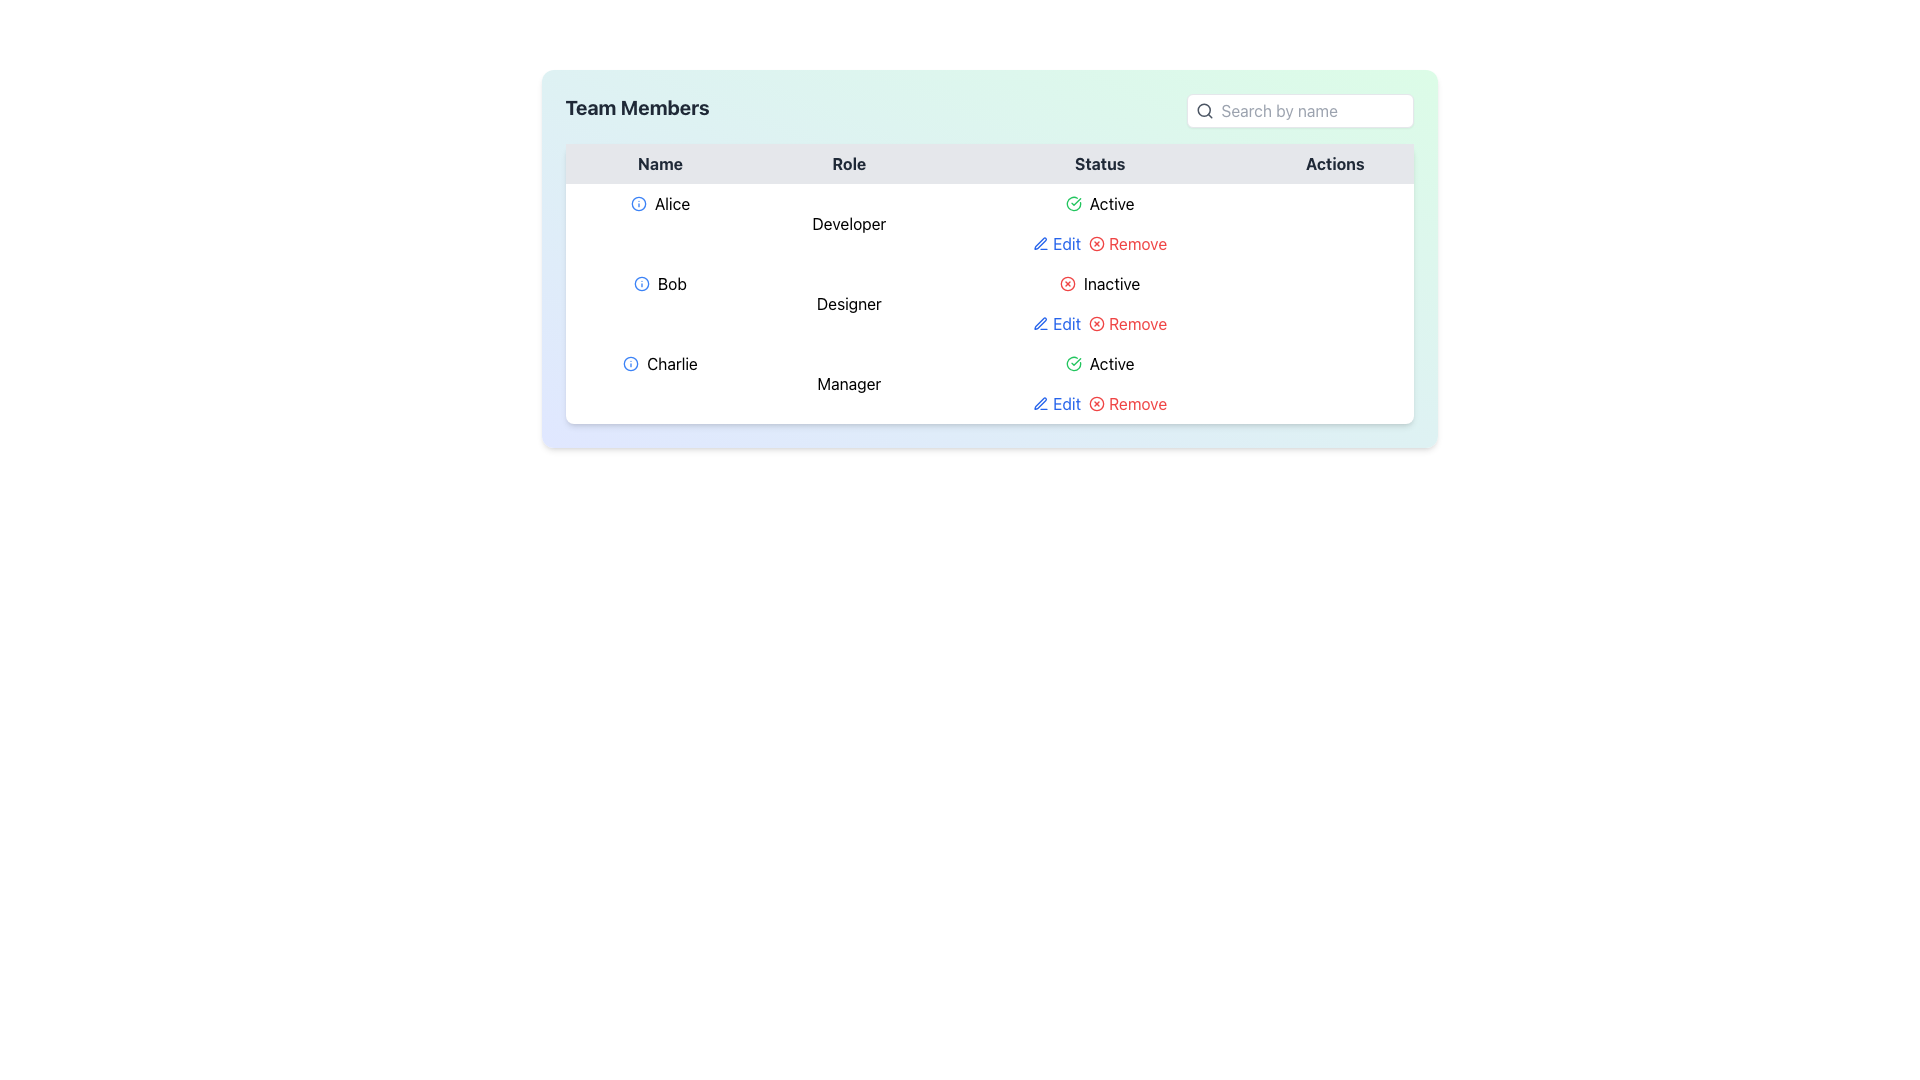 This screenshot has width=1920, height=1080. Describe the element at coordinates (1056, 242) in the screenshot. I see `the 'Edit' button text, which is styled with a blue color and has an underlined effect on hover, located in the 'Actions' column for user 'Alice'` at that location.